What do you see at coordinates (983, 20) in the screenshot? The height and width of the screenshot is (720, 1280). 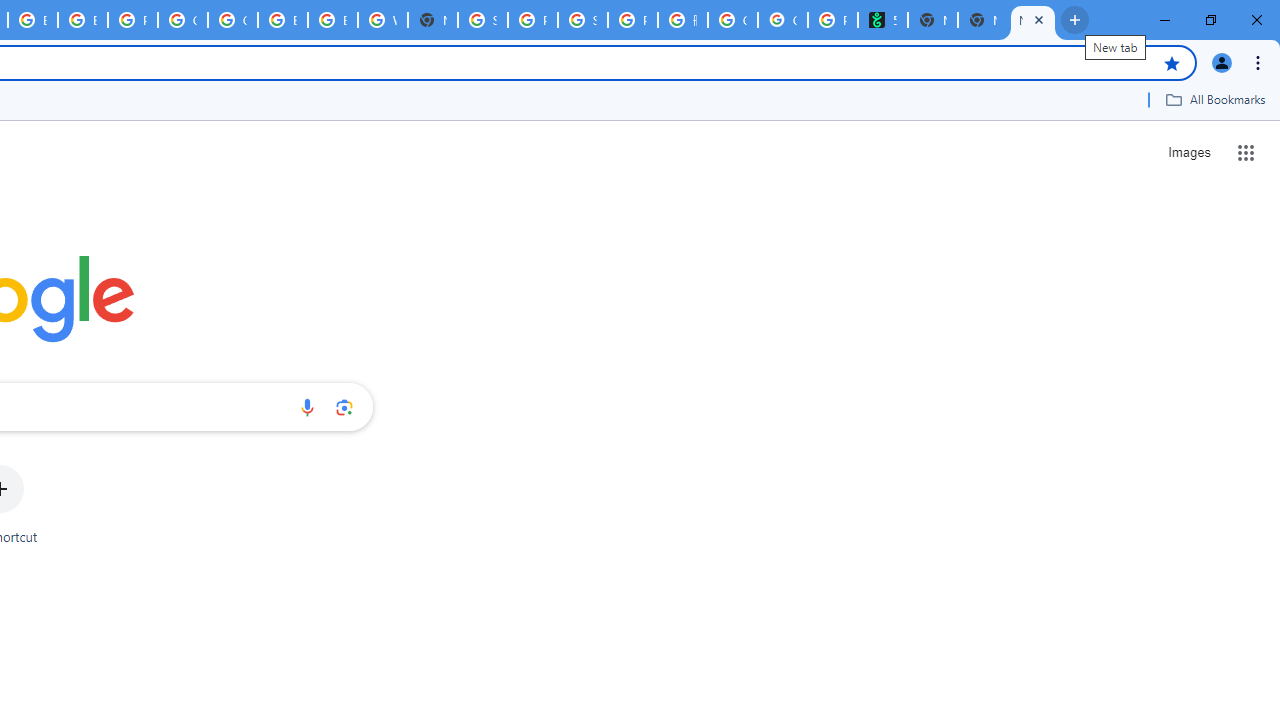 I see `'New Tab'` at bounding box center [983, 20].